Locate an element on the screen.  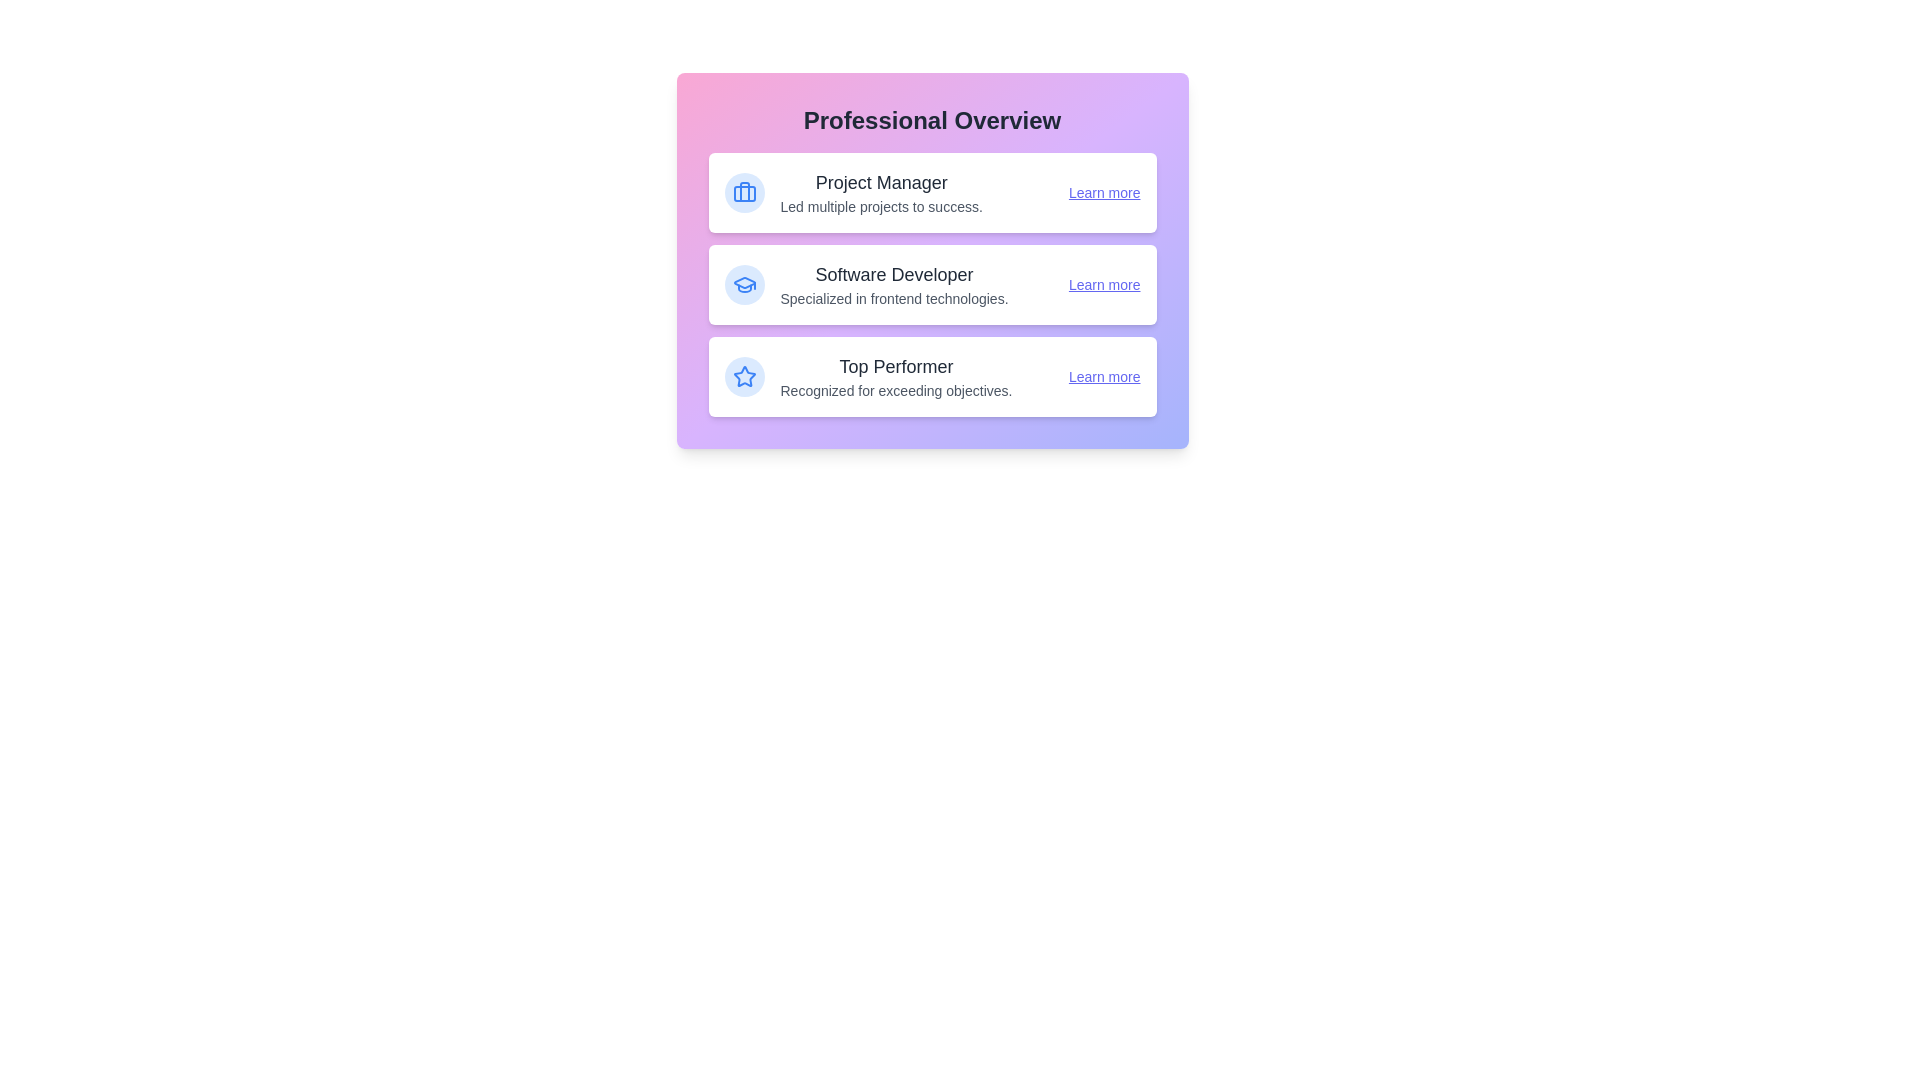
the 'Learn more' link for the Top Performer profile is located at coordinates (1103, 377).